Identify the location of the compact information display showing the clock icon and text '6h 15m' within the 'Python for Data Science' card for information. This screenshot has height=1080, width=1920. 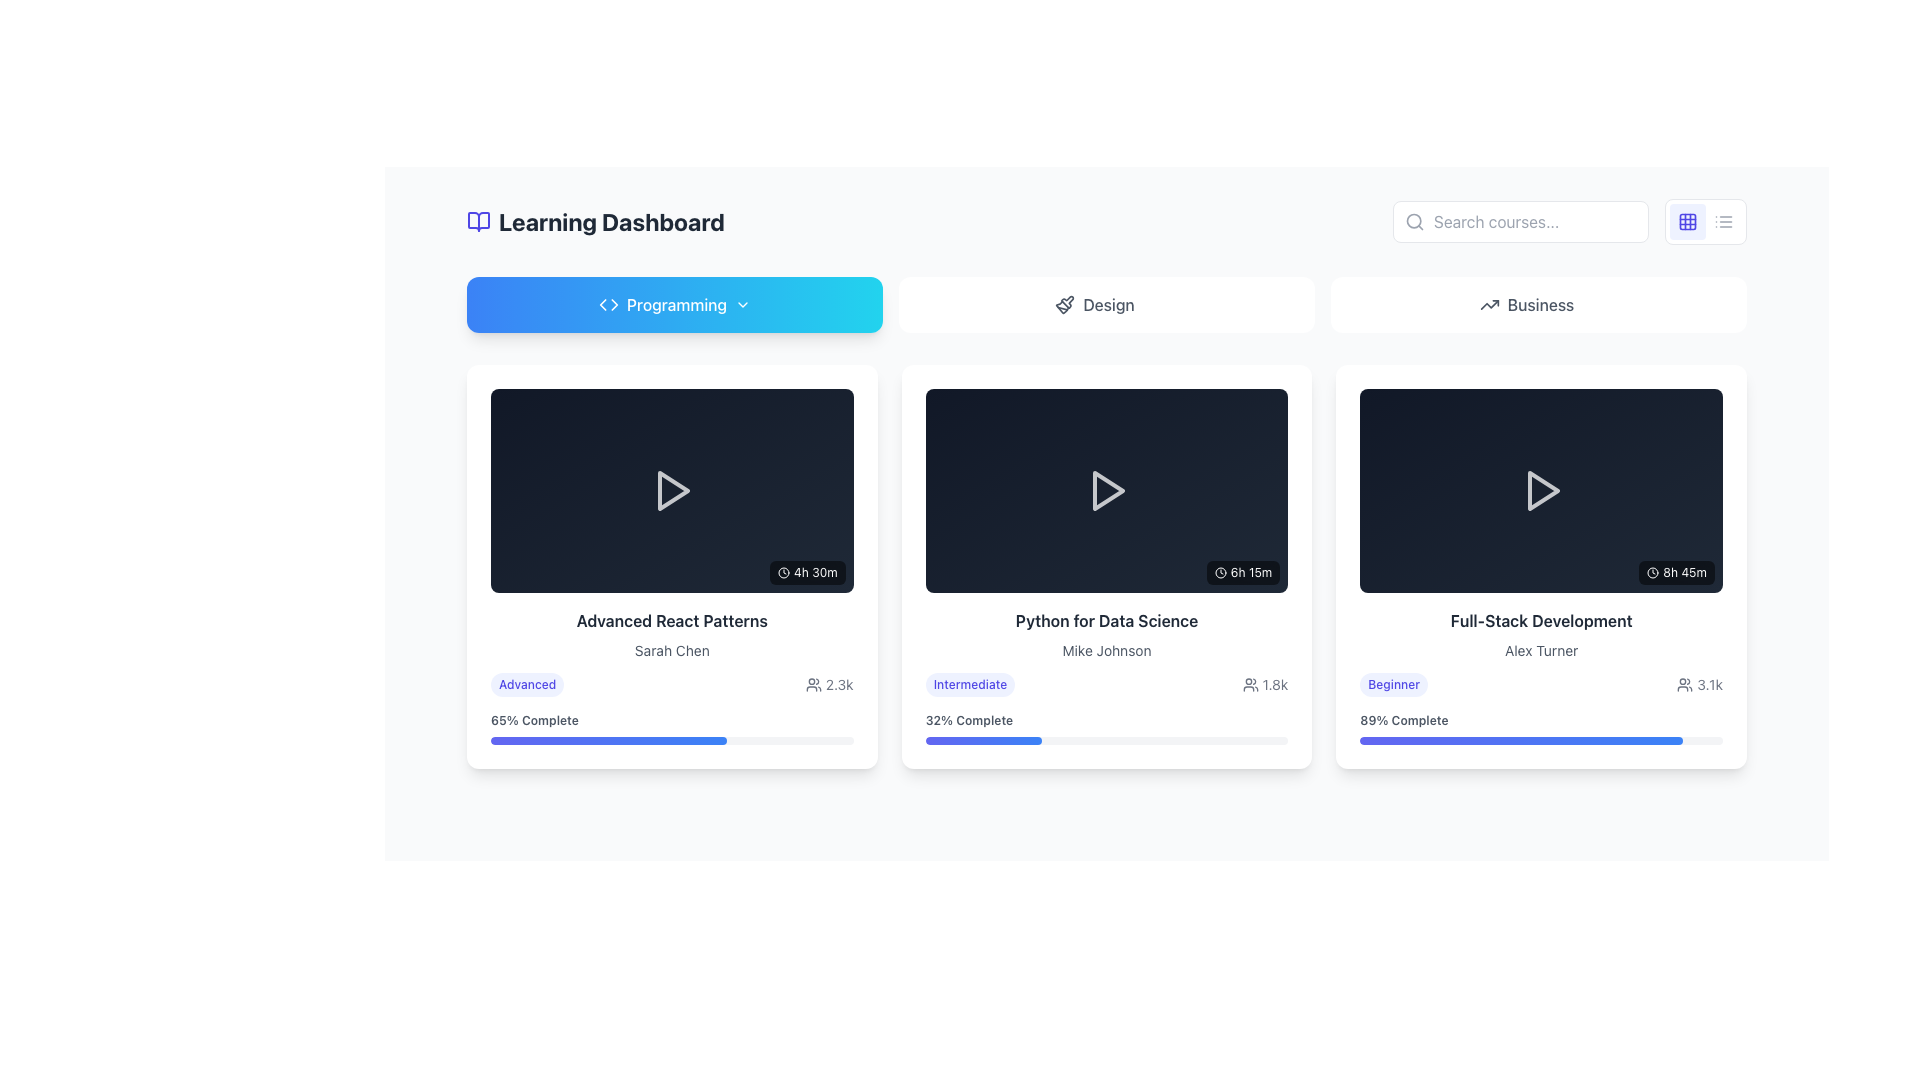
(1242, 573).